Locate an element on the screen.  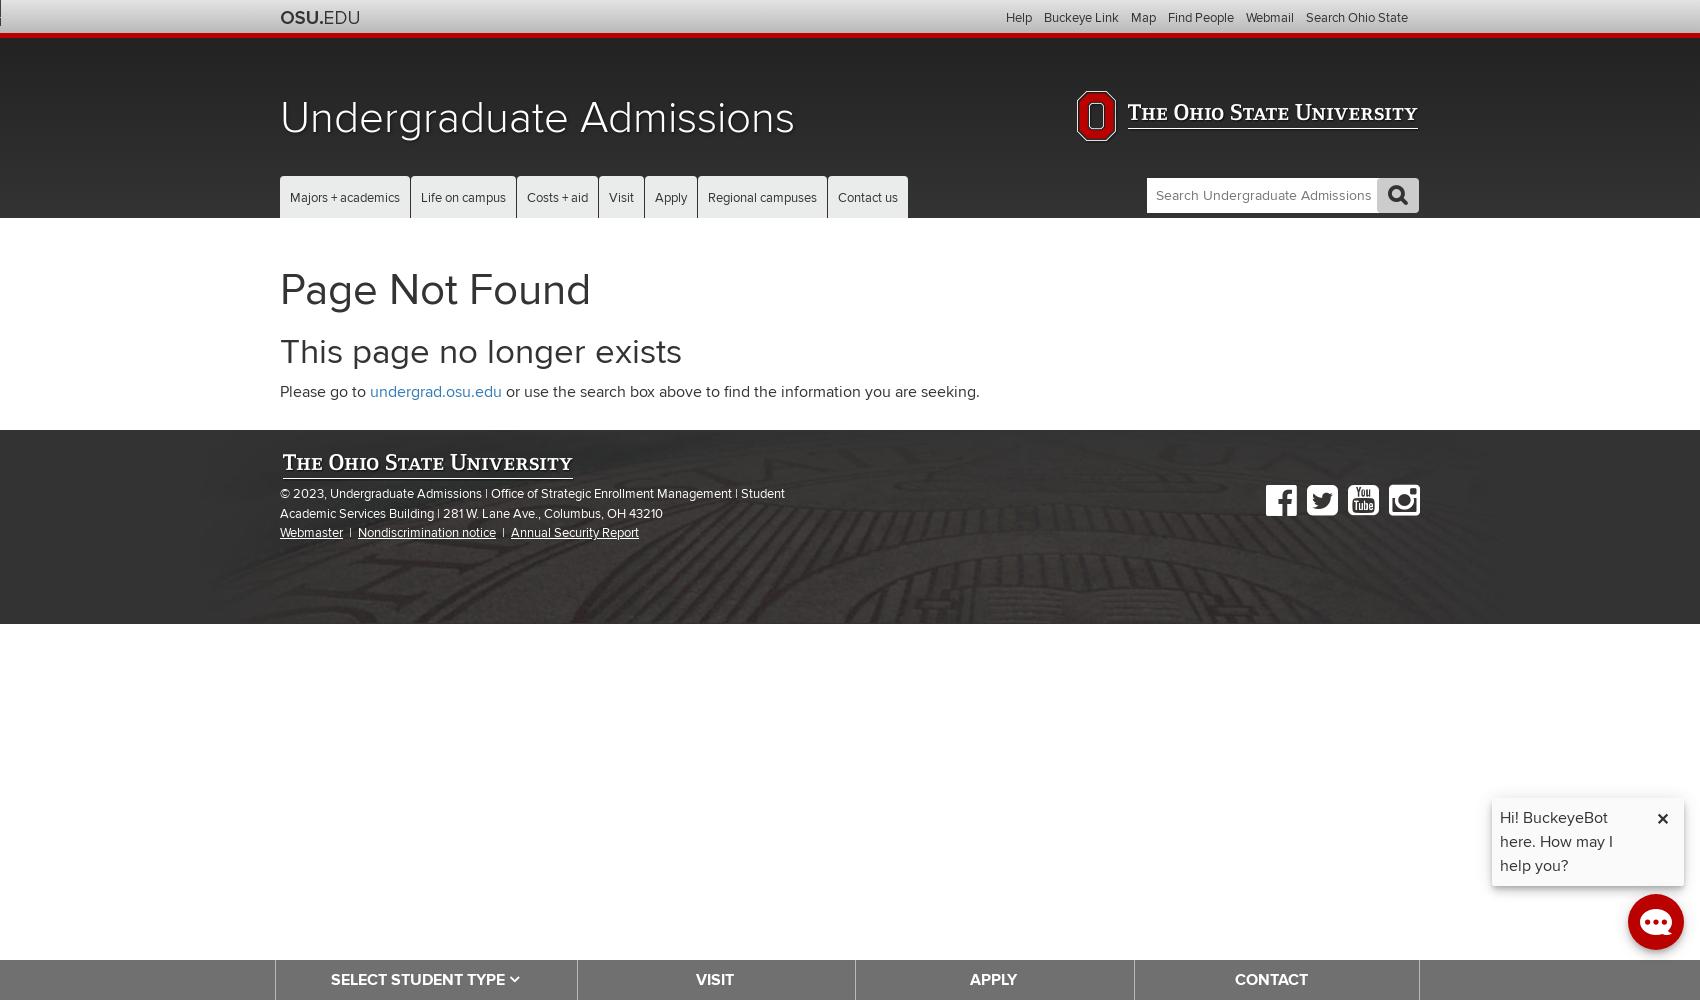
'Contact us' is located at coordinates (868, 197).